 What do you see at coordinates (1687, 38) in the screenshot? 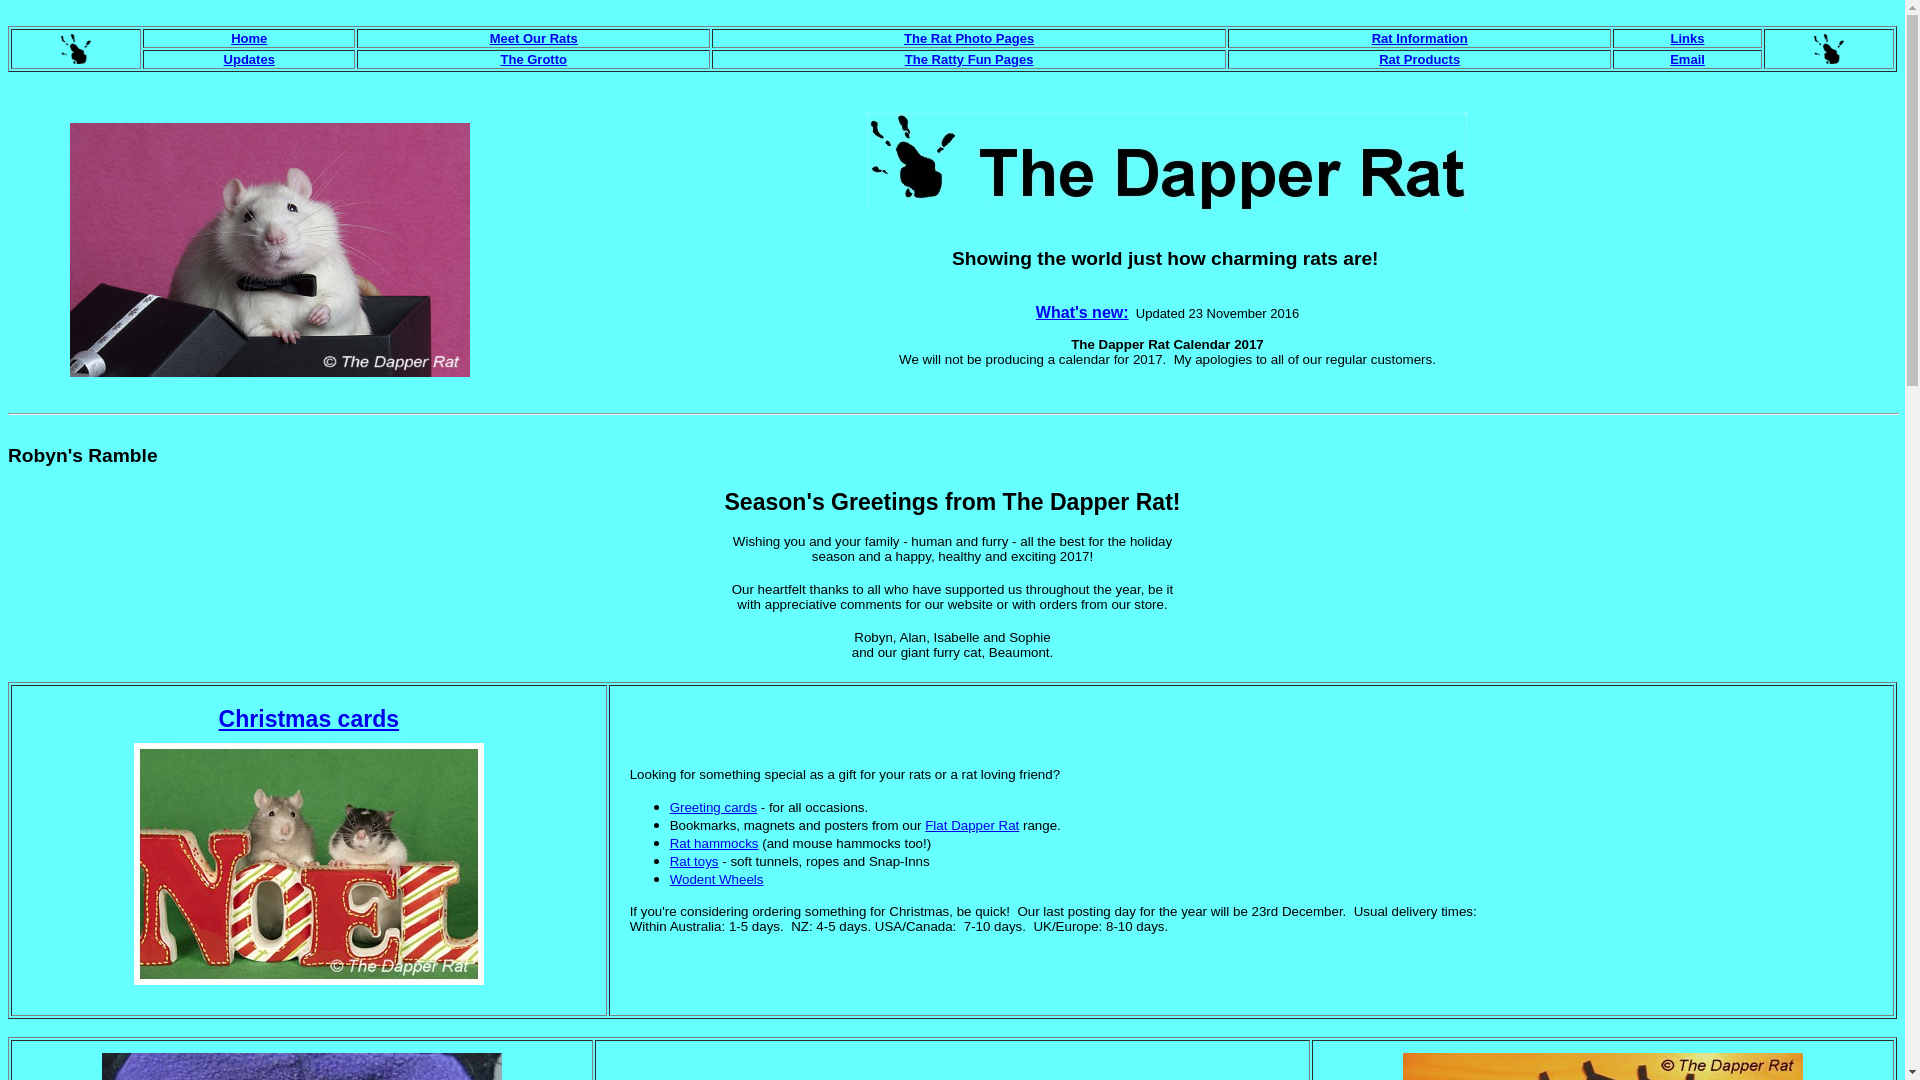
I see `'Links'` at bounding box center [1687, 38].